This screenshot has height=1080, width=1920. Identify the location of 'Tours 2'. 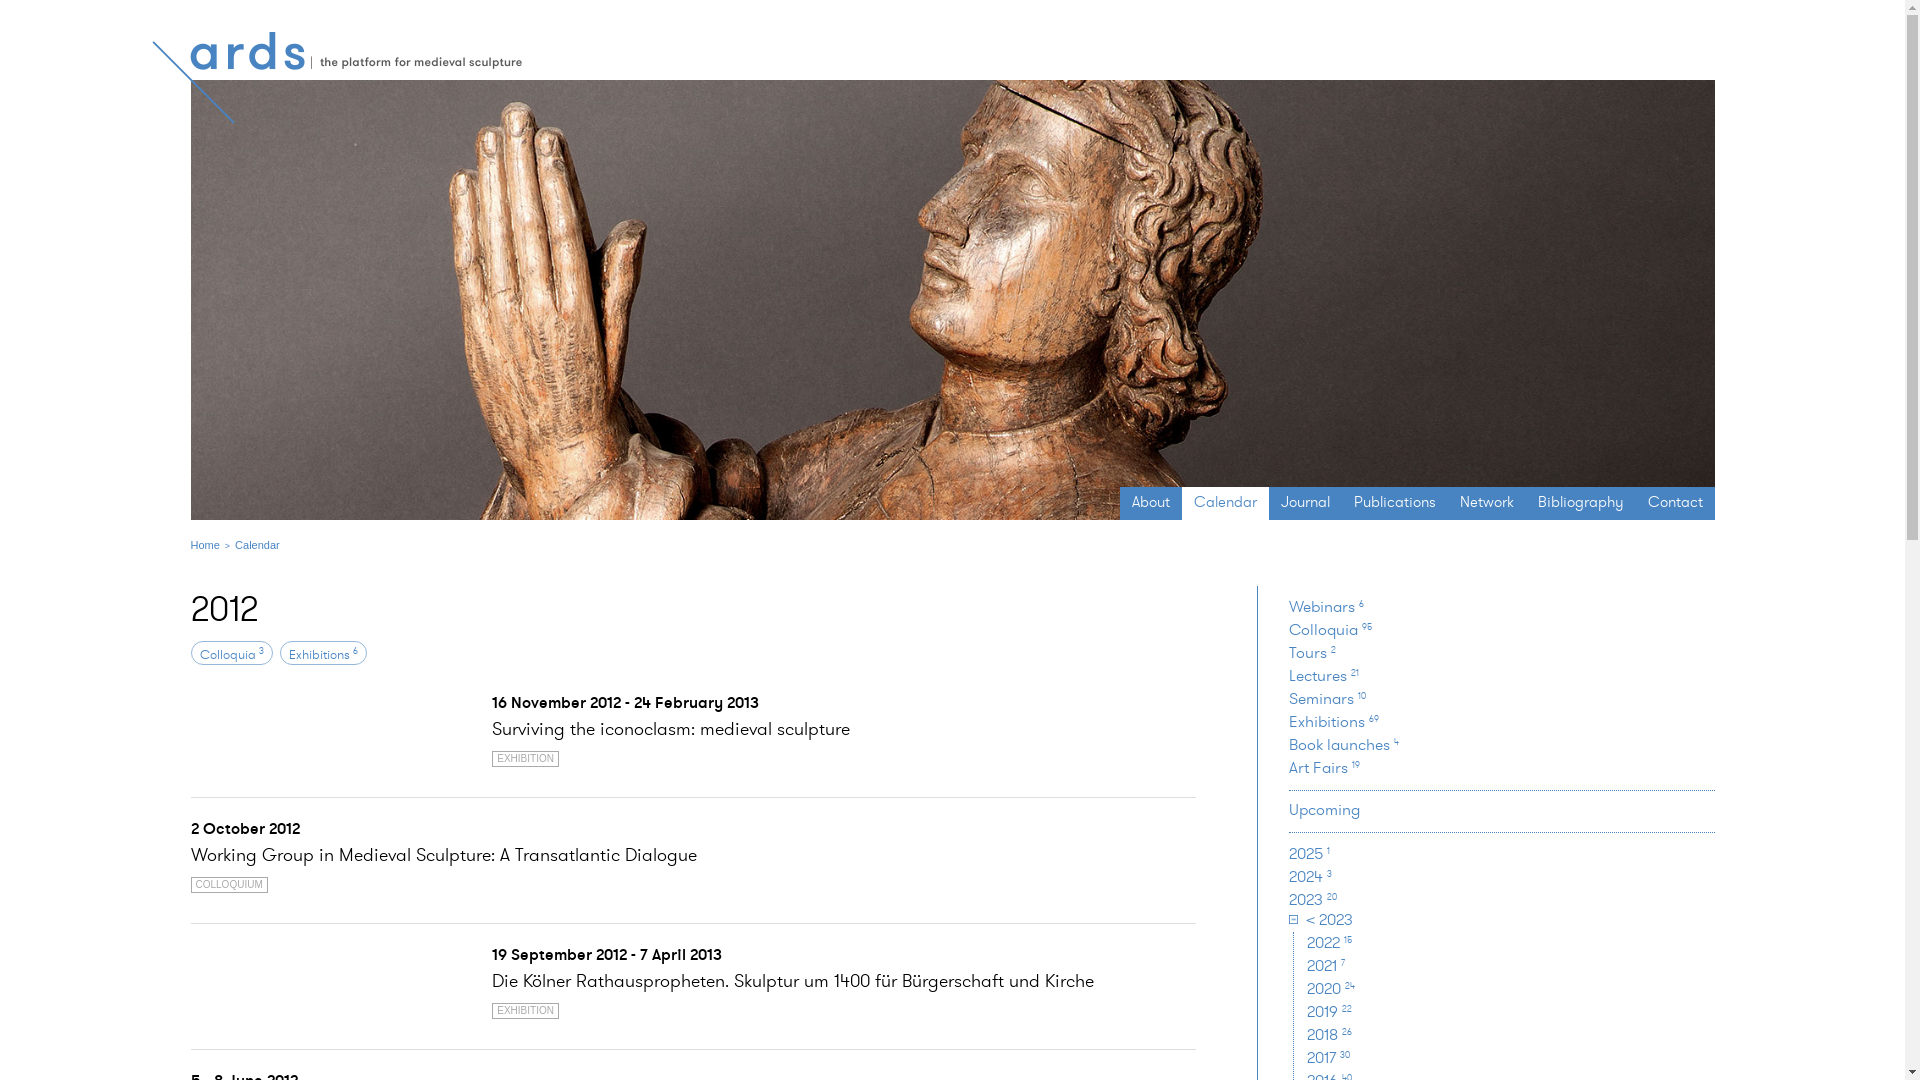
(1312, 652).